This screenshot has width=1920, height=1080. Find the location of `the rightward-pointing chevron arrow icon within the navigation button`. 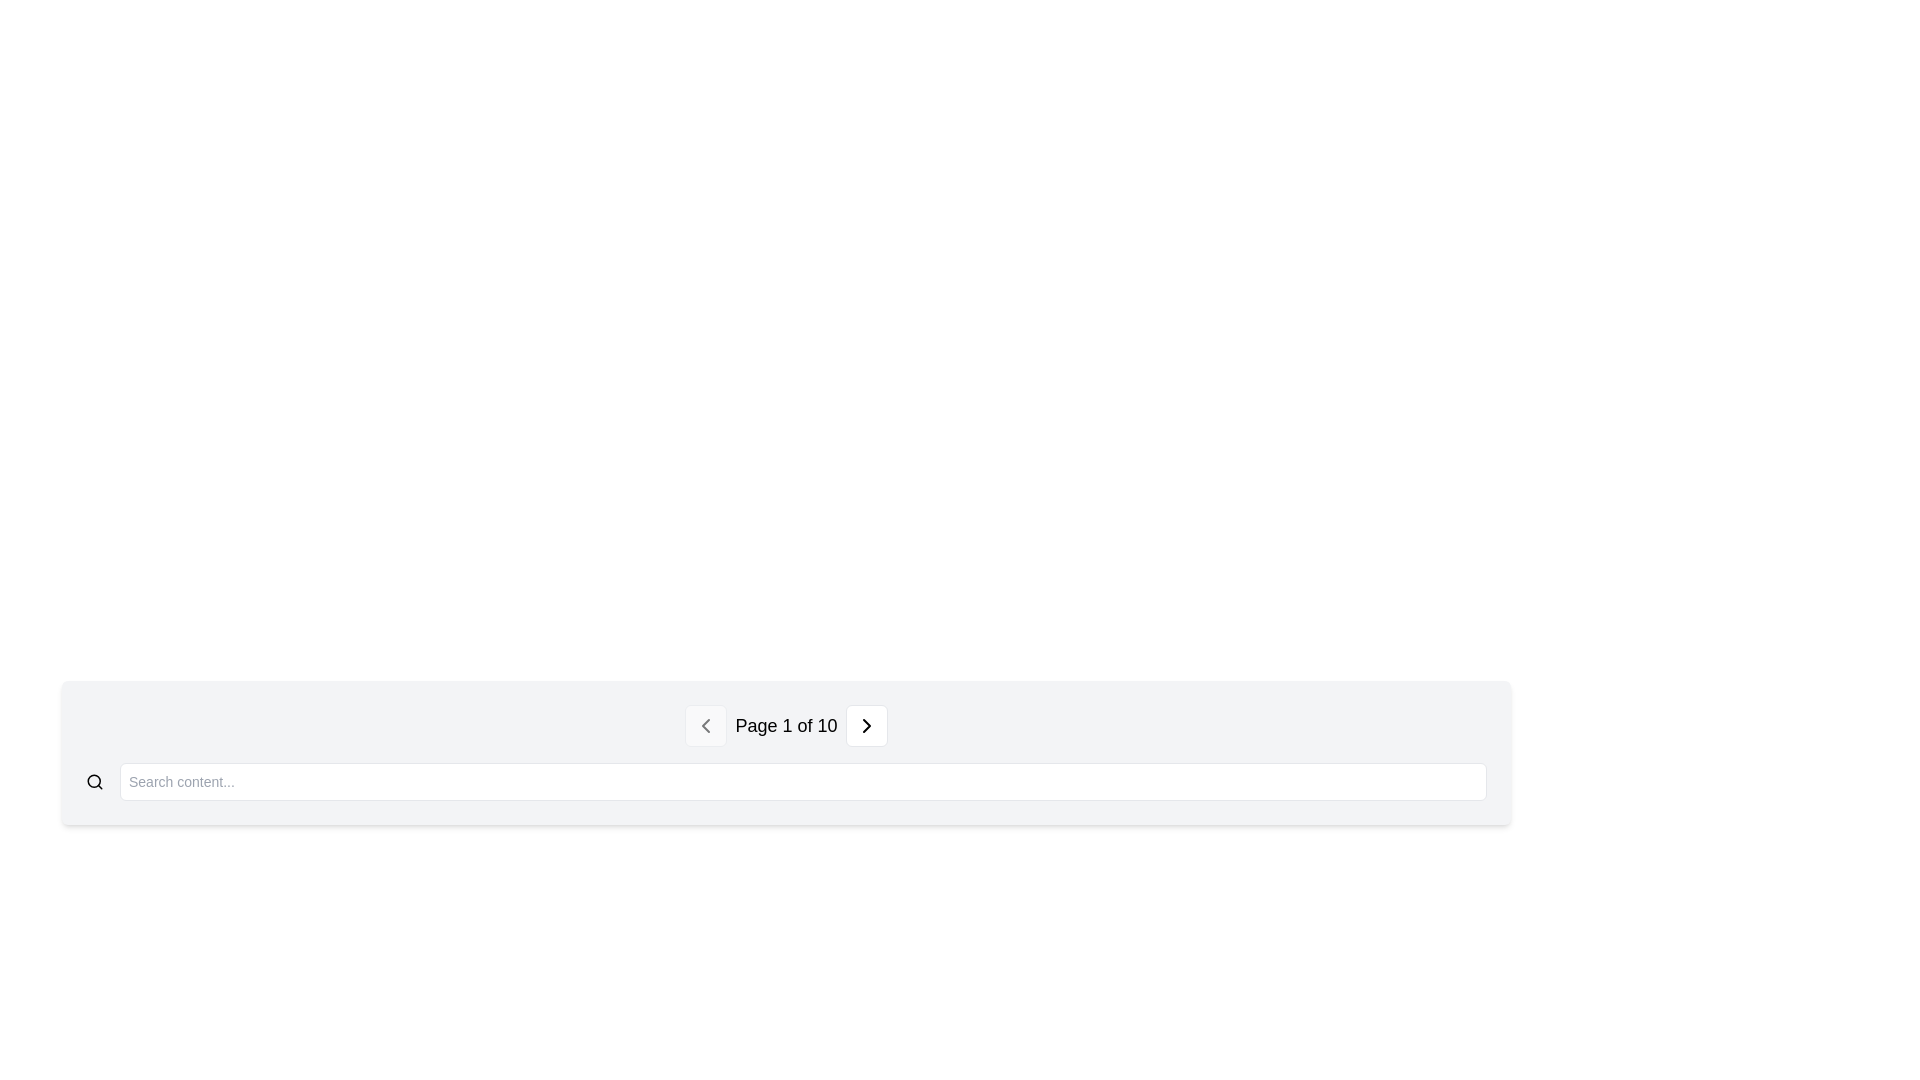

the rightward-pointing chevron arrow icon within the navigation button is located at coordinates (866, 725).